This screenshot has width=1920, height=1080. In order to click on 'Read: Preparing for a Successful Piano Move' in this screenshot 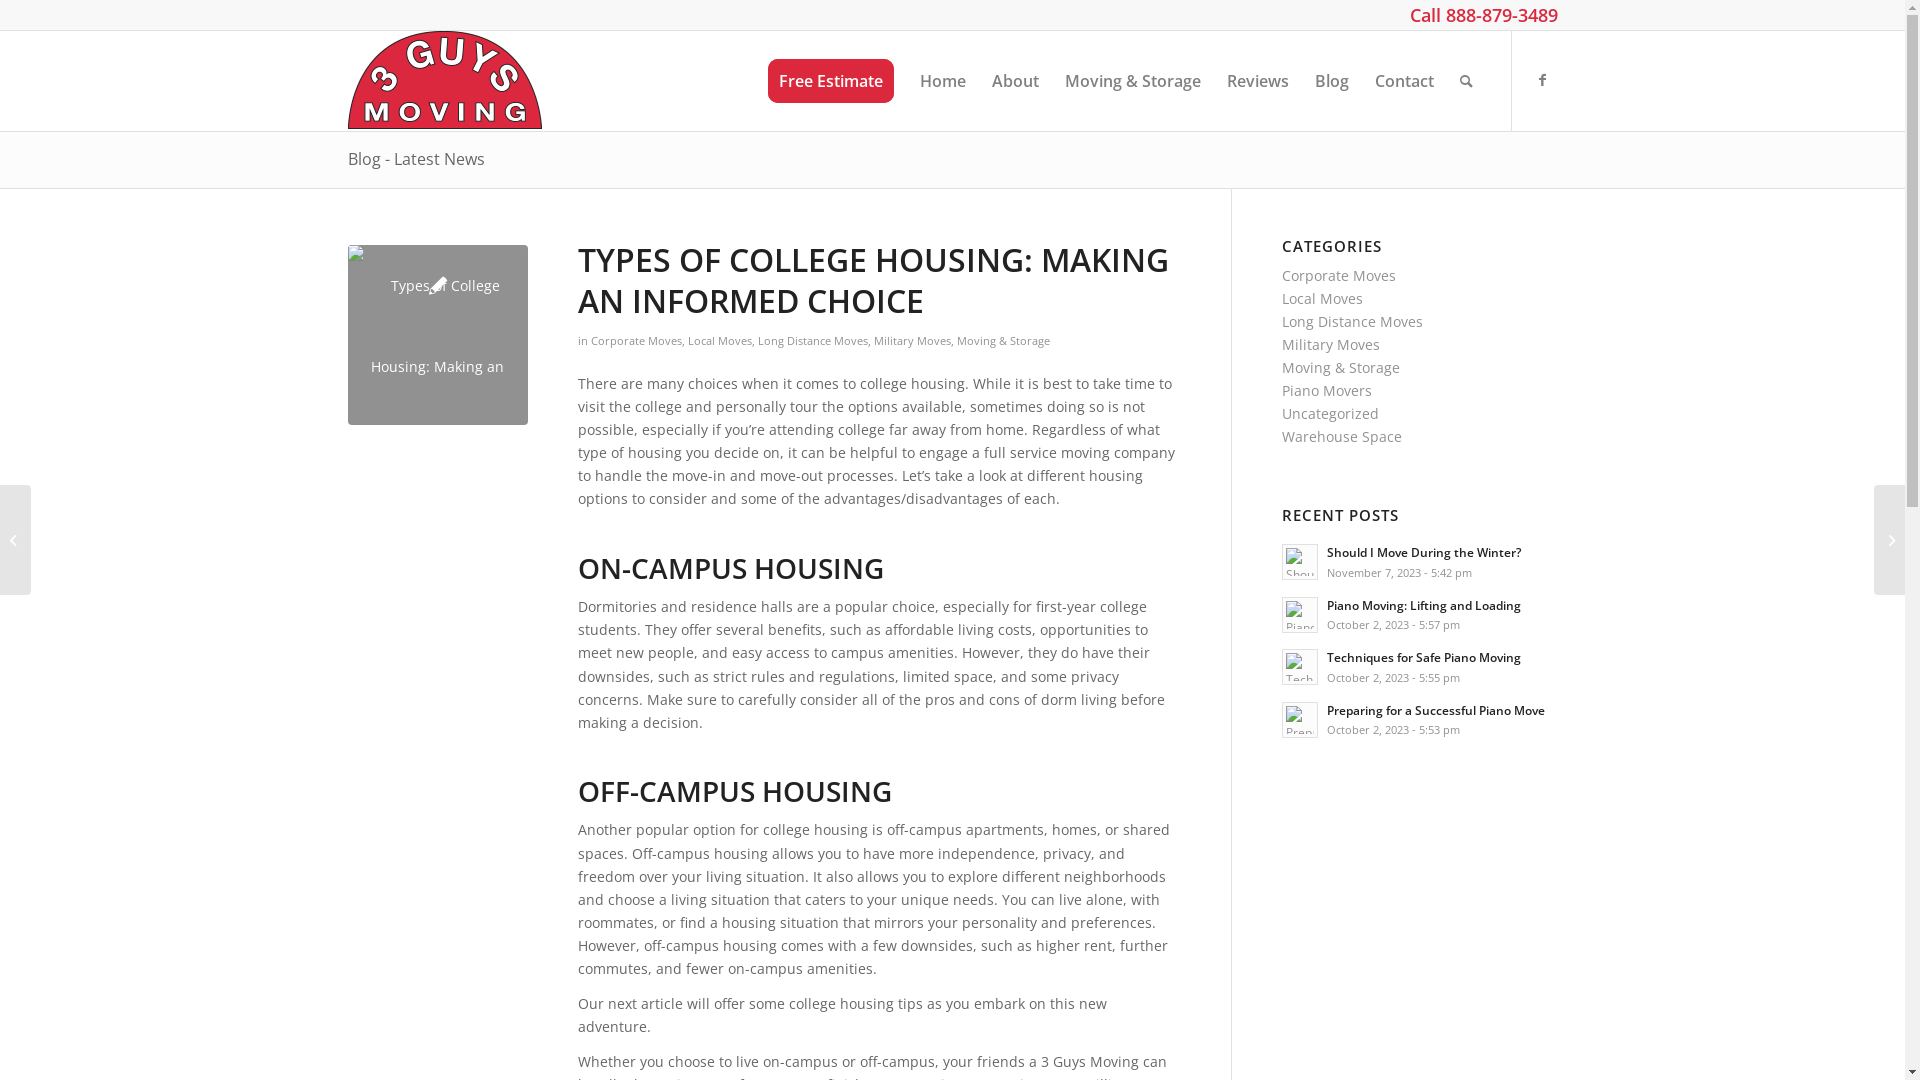, I will do `click(1300, 720)`.